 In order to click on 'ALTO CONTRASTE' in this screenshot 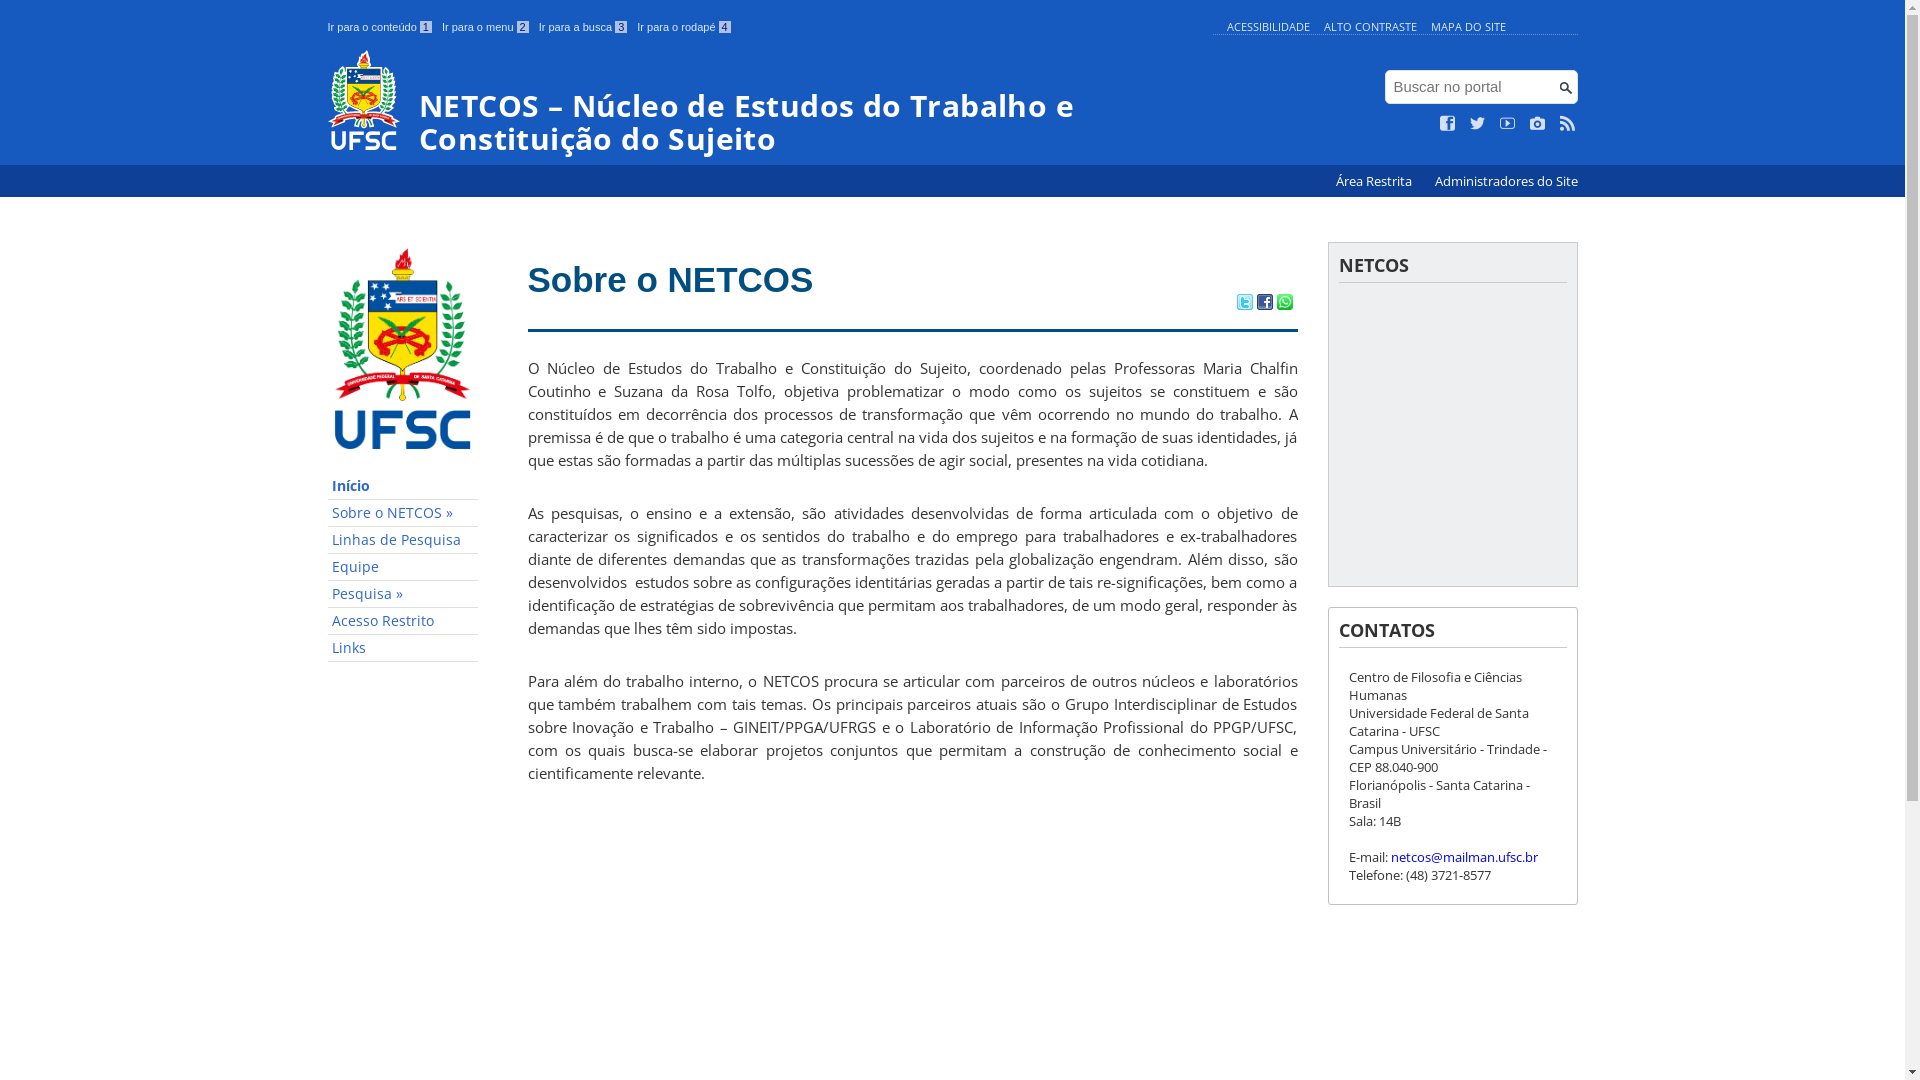, I will do `click(1369, 26)`.